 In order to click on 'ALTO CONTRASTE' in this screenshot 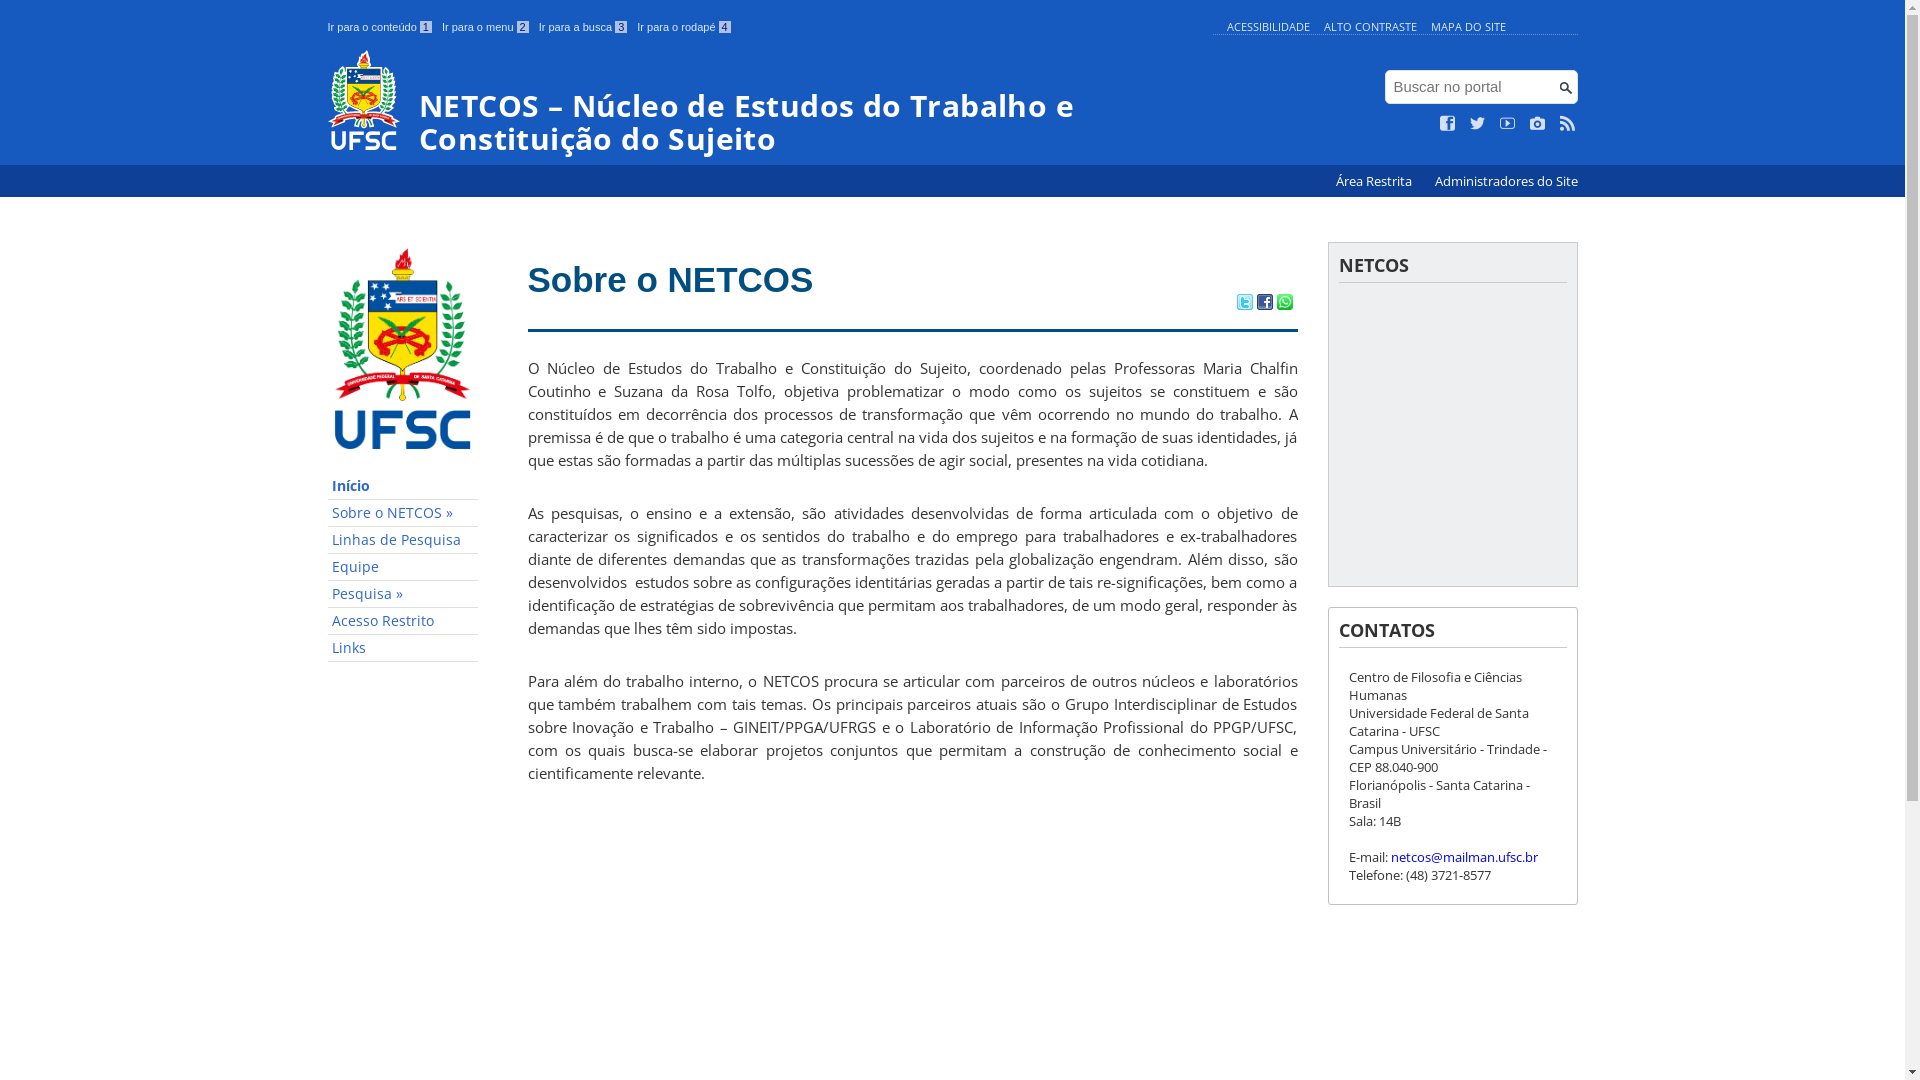, I will do `click(1369, 26)`.